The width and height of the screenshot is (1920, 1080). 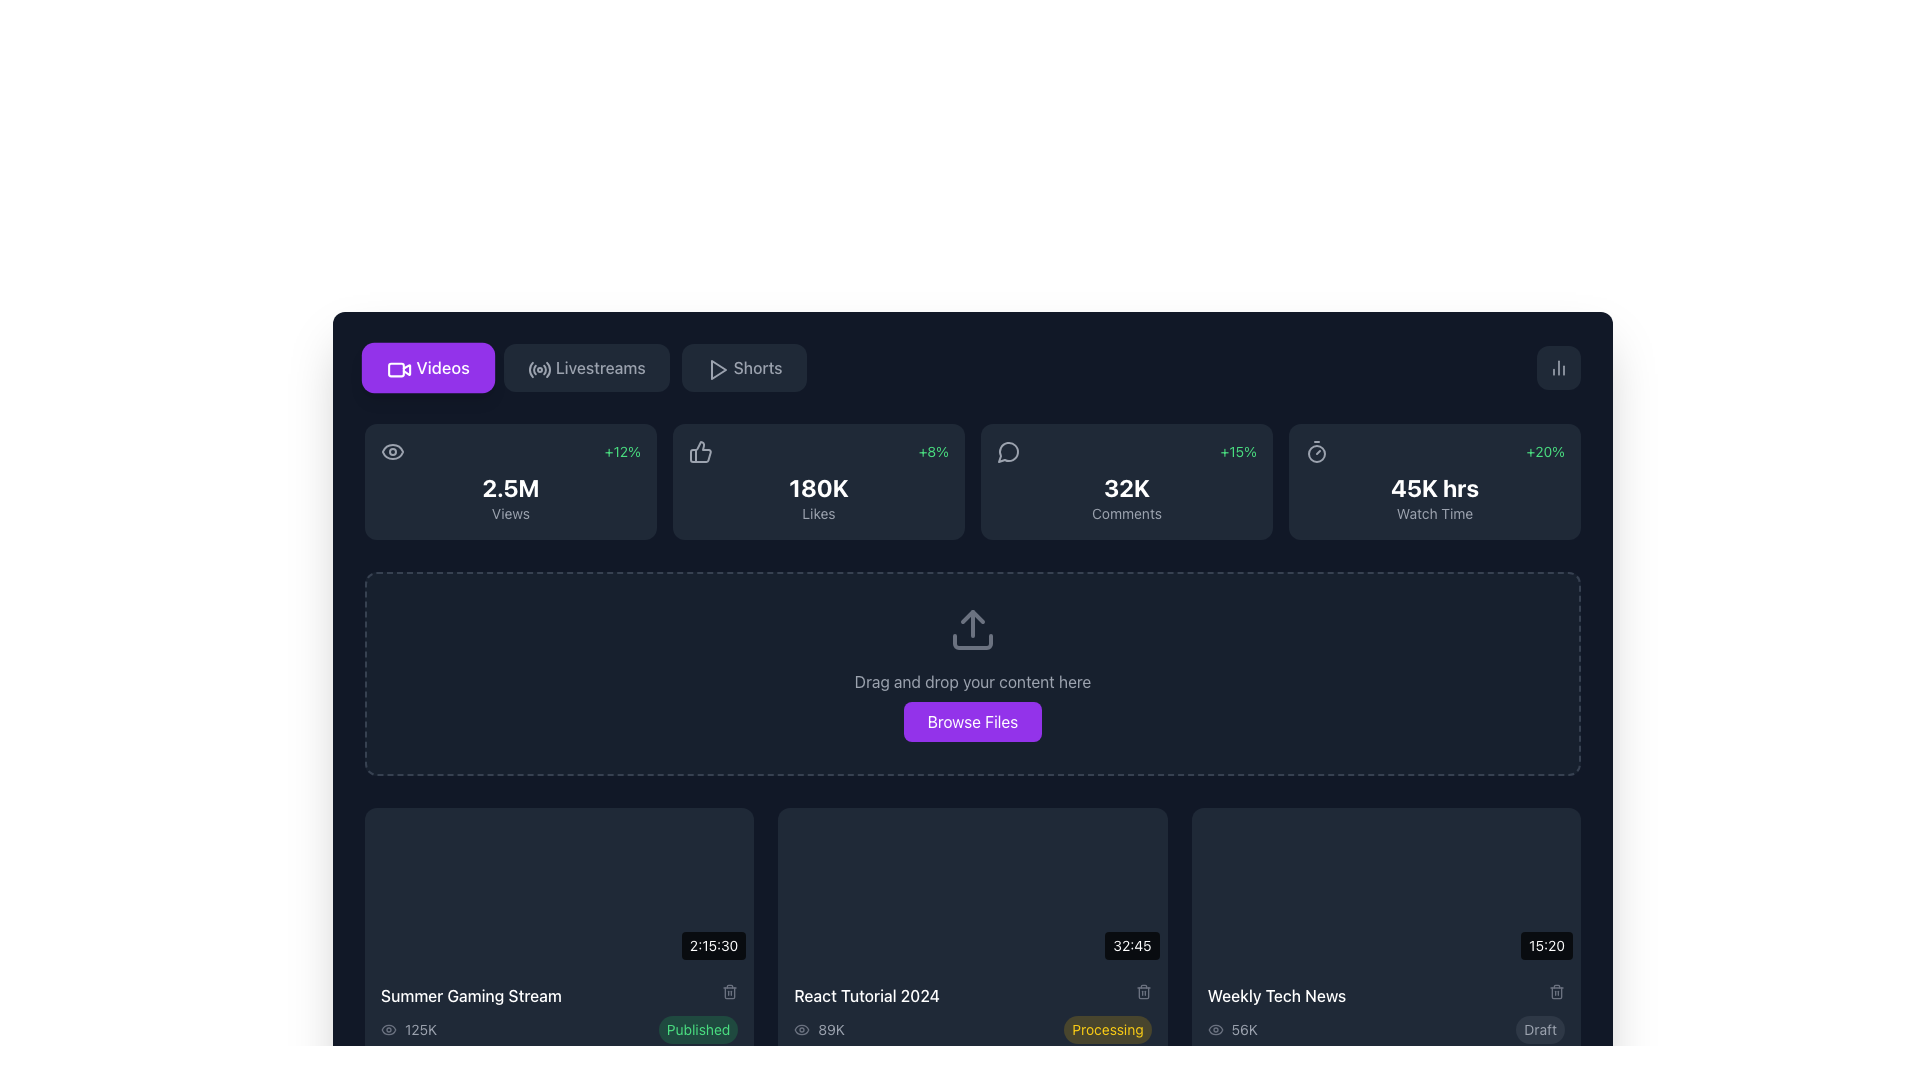 I want to click on the 'Comments' icon located adjacent to the '32K Comments' text in the dashboard, which visually denotes the comments feature, so click(x=1008, y=451).